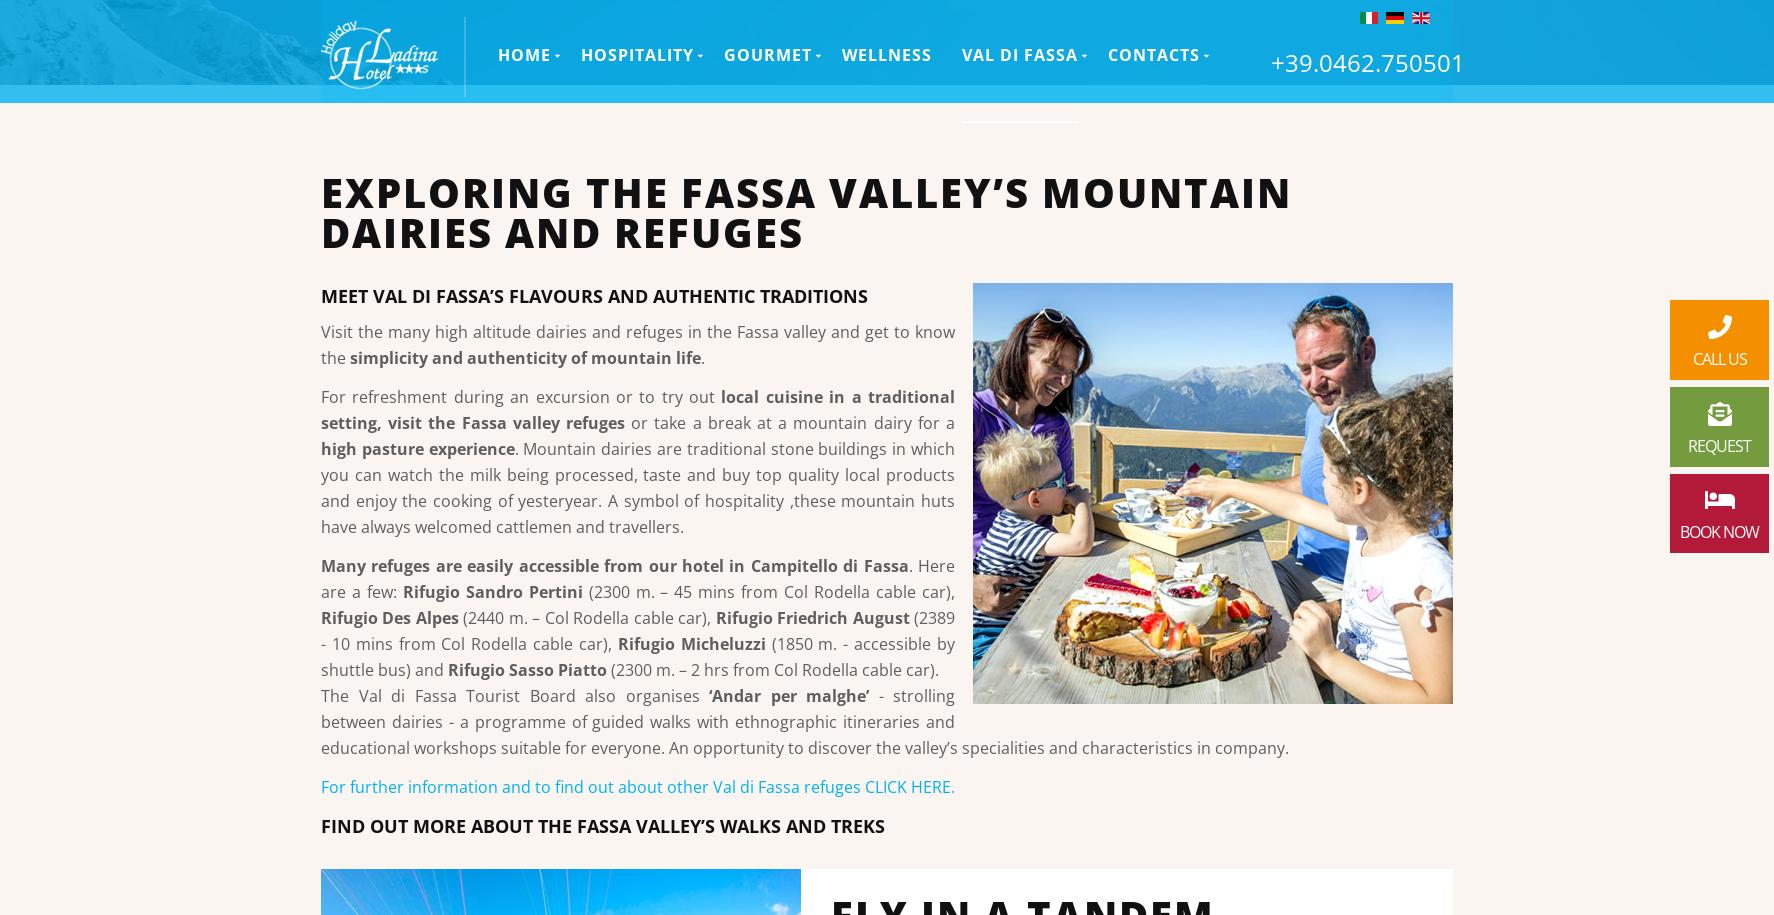 Image resolution: width=1774 pixels, height=915 pixels. What do you see at coordinates (637, 344) in the screenshot?
I see `'Visit the many high altitude dairies and refuges in the Fassa valley and get to know the'` at bounding box center [637, 344].